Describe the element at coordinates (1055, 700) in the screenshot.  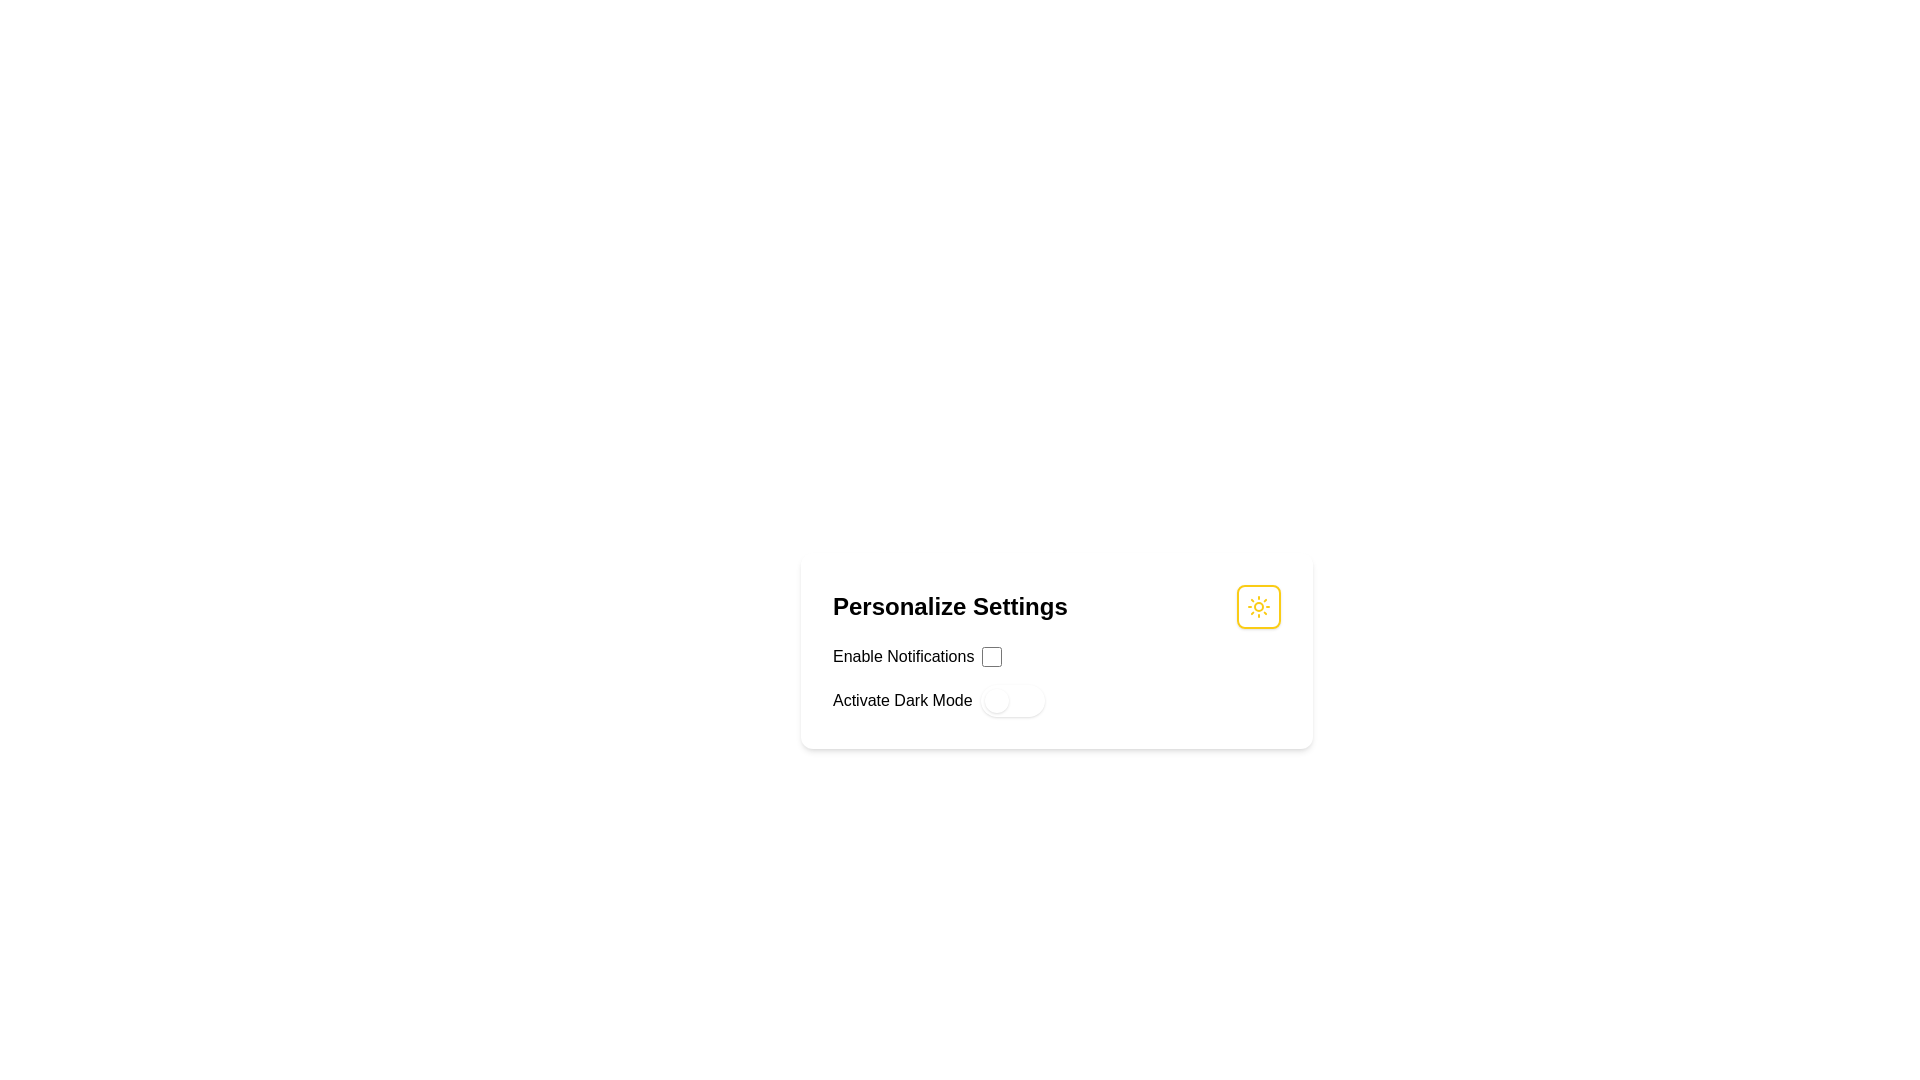
I see `the toggle switch for enabling or disabling dark mode, which is the second entry under 'Personalize Settings'` at that location.